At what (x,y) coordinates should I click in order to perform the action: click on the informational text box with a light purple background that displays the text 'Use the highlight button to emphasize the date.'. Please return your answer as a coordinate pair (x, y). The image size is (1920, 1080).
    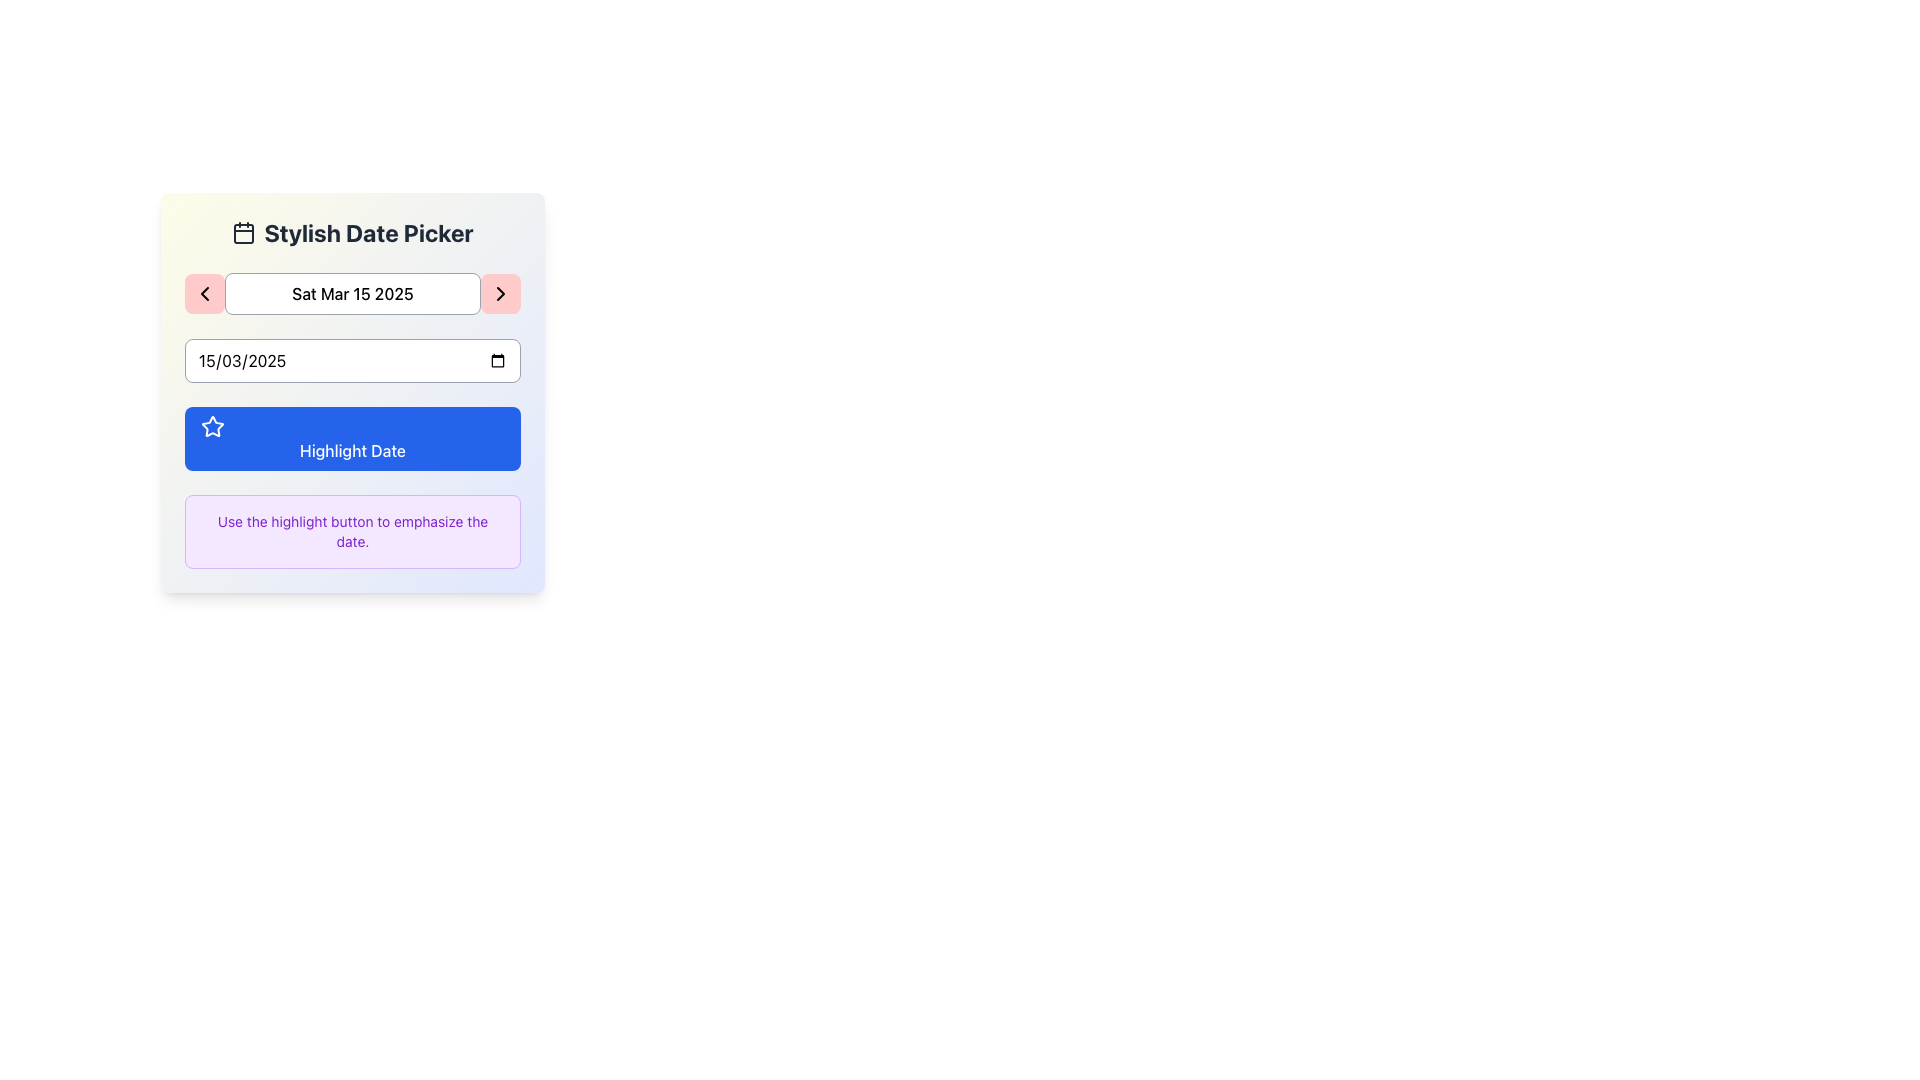
    Looking at the image, I should click on (353, 531).